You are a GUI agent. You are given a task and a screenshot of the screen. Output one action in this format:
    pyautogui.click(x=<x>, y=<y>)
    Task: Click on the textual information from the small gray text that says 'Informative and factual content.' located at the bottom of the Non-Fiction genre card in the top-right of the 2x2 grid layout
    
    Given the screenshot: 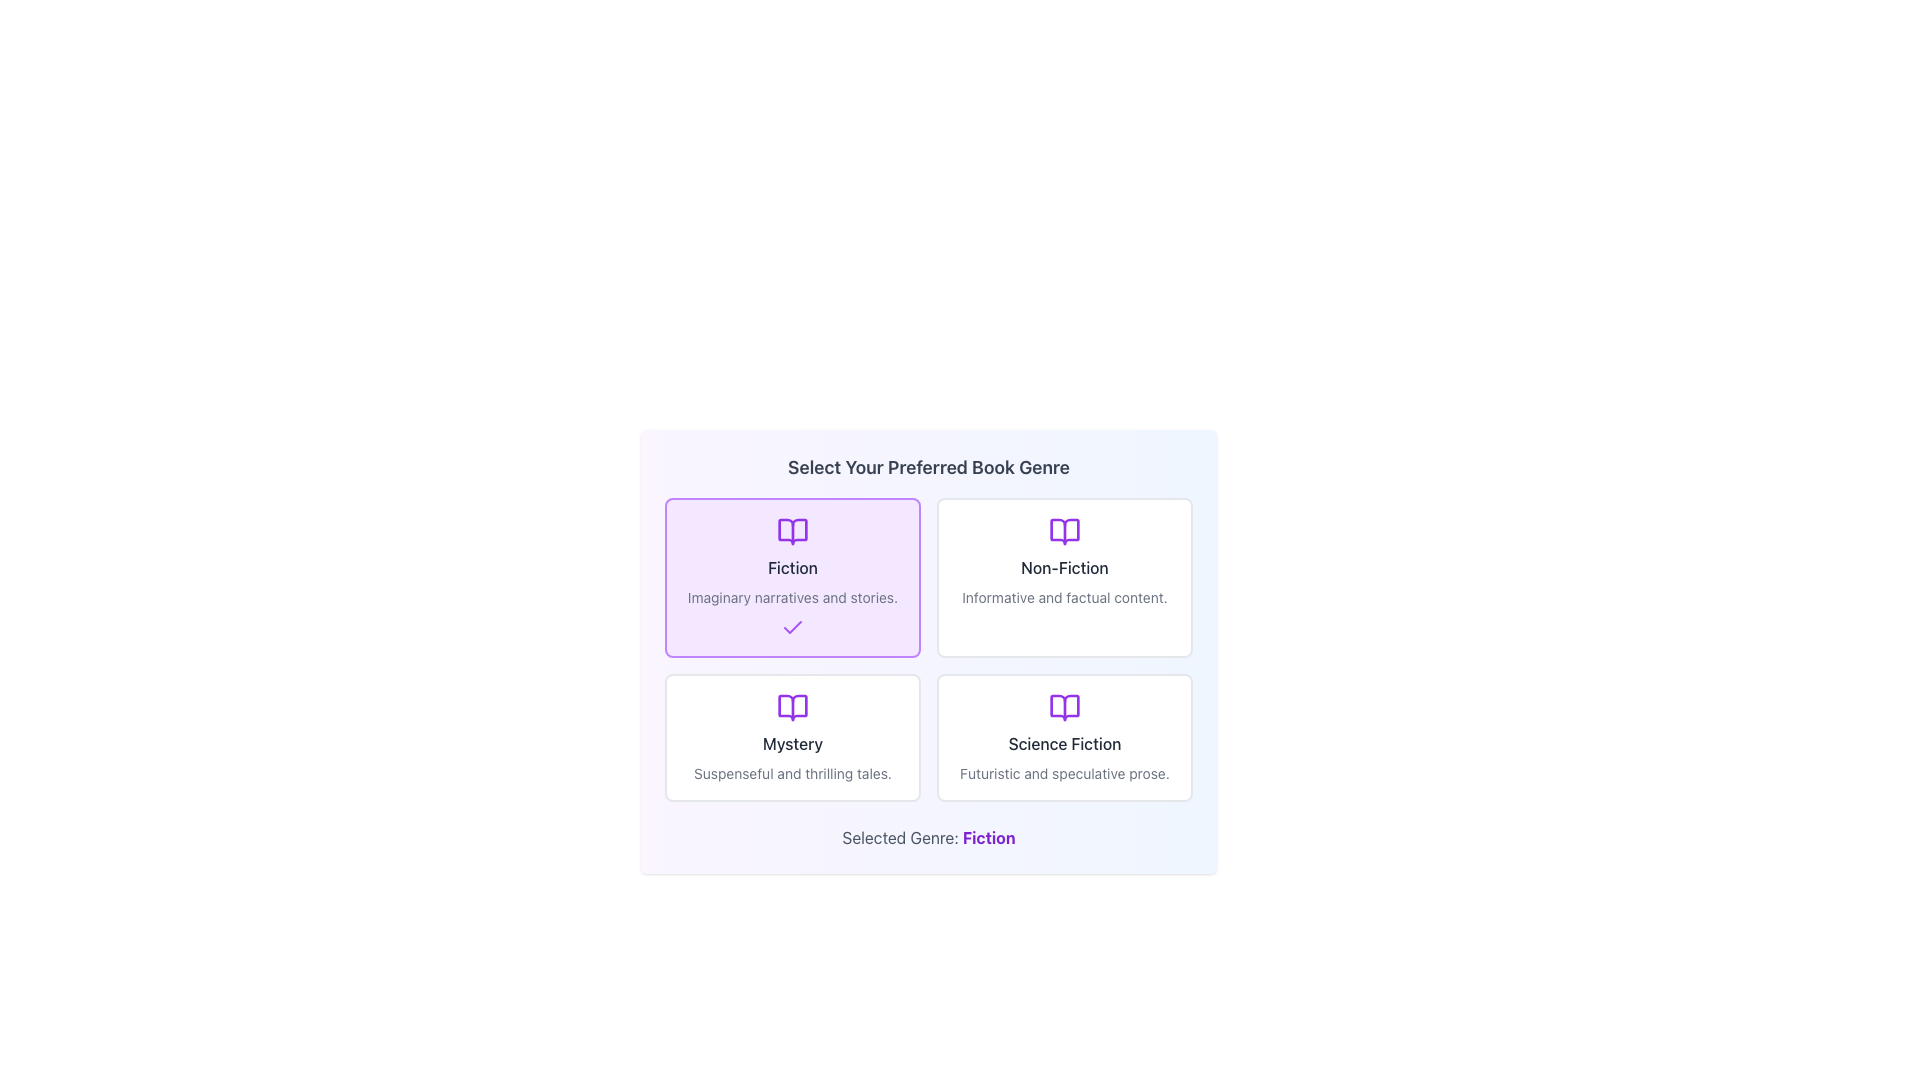 What is the action you would take?
    pyautogui.click(x=1064, y=596)
    